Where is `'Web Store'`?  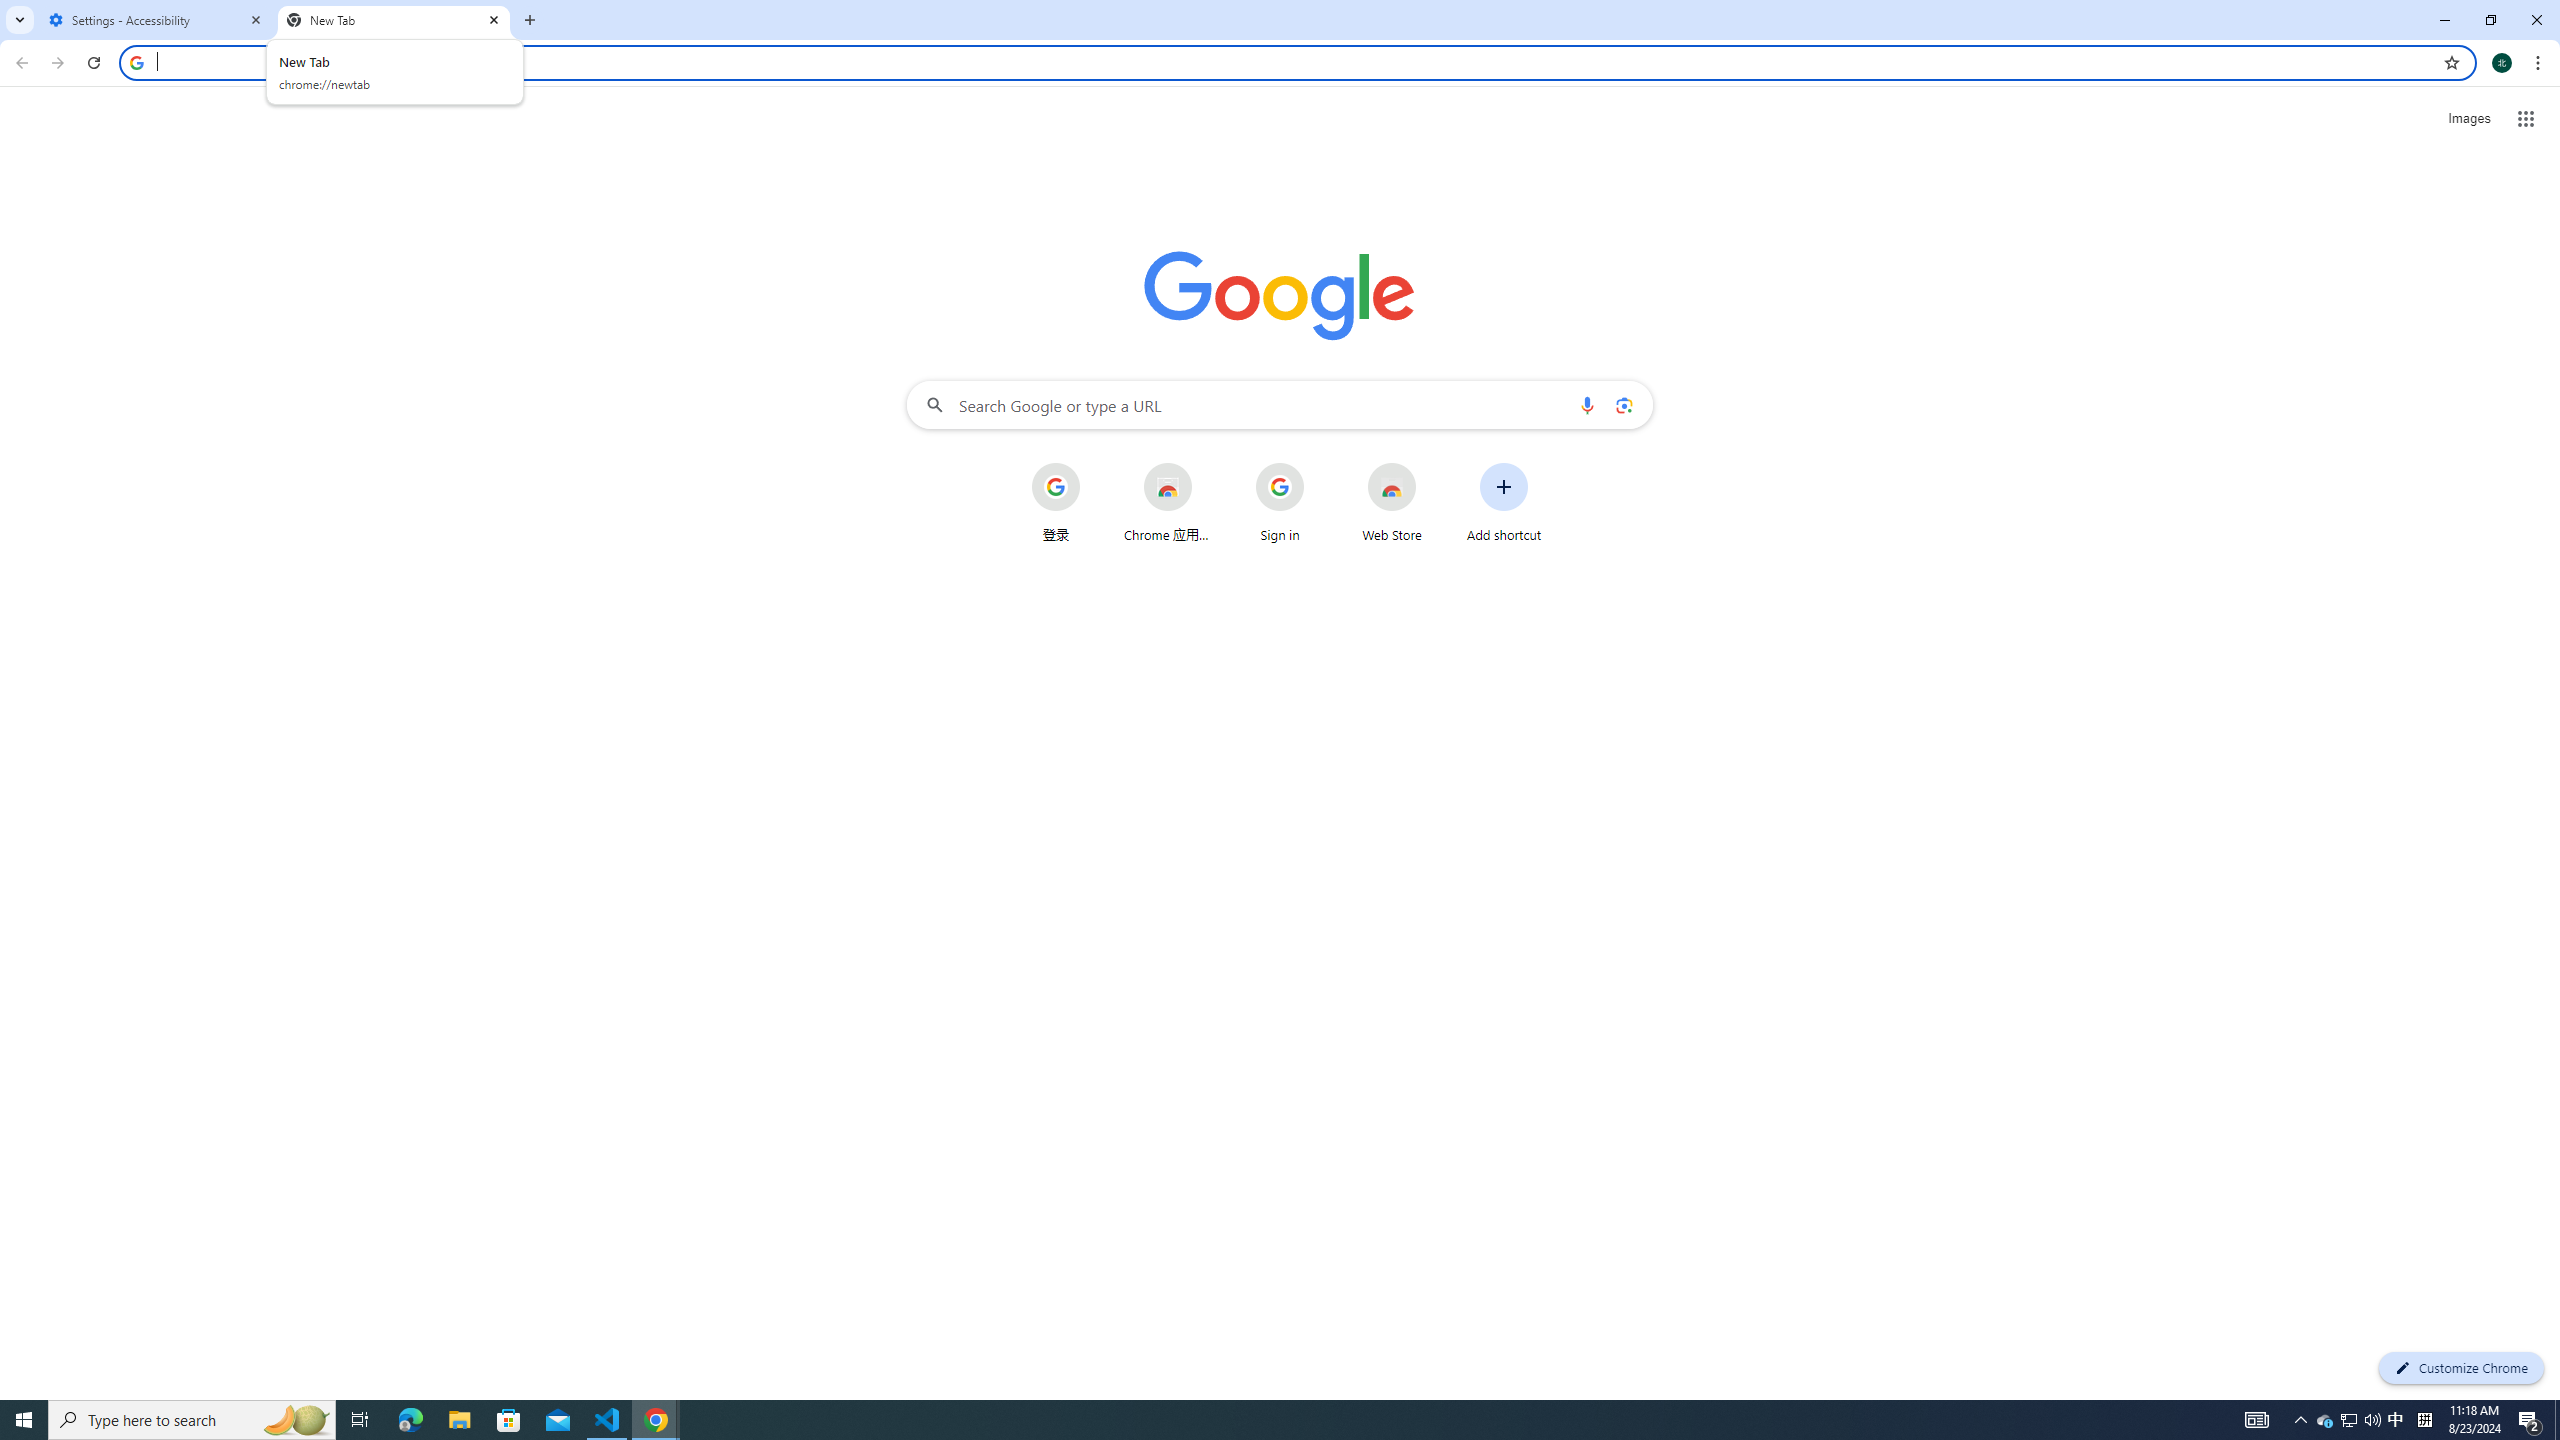
'Web Store' is located at coordinates (1391, 501).